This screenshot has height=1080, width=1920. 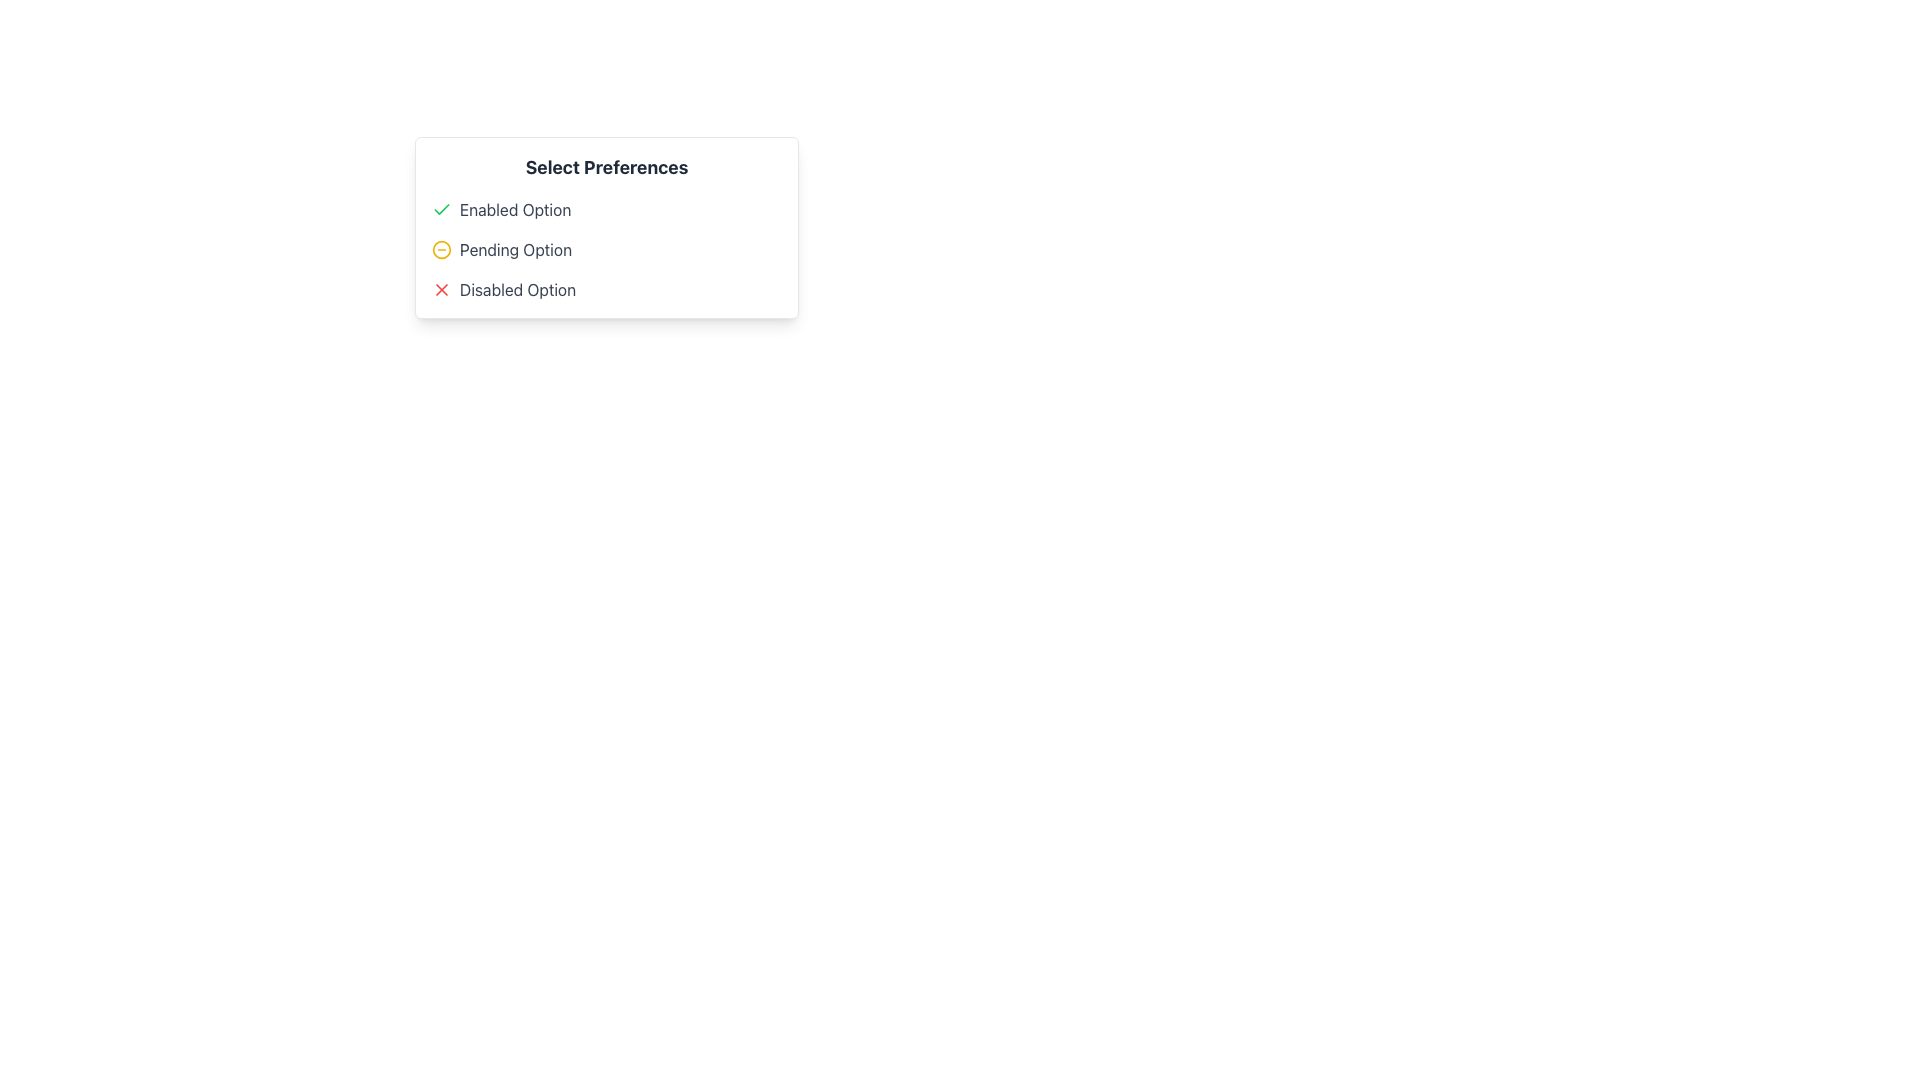 What do you see at coordinates (440, 209) in the screenshot?
I see `the green checkmark icon indicating a positive state located to the left of the 'Enabled Option' label in the preference selection panel` at bounding box center [440, 209].